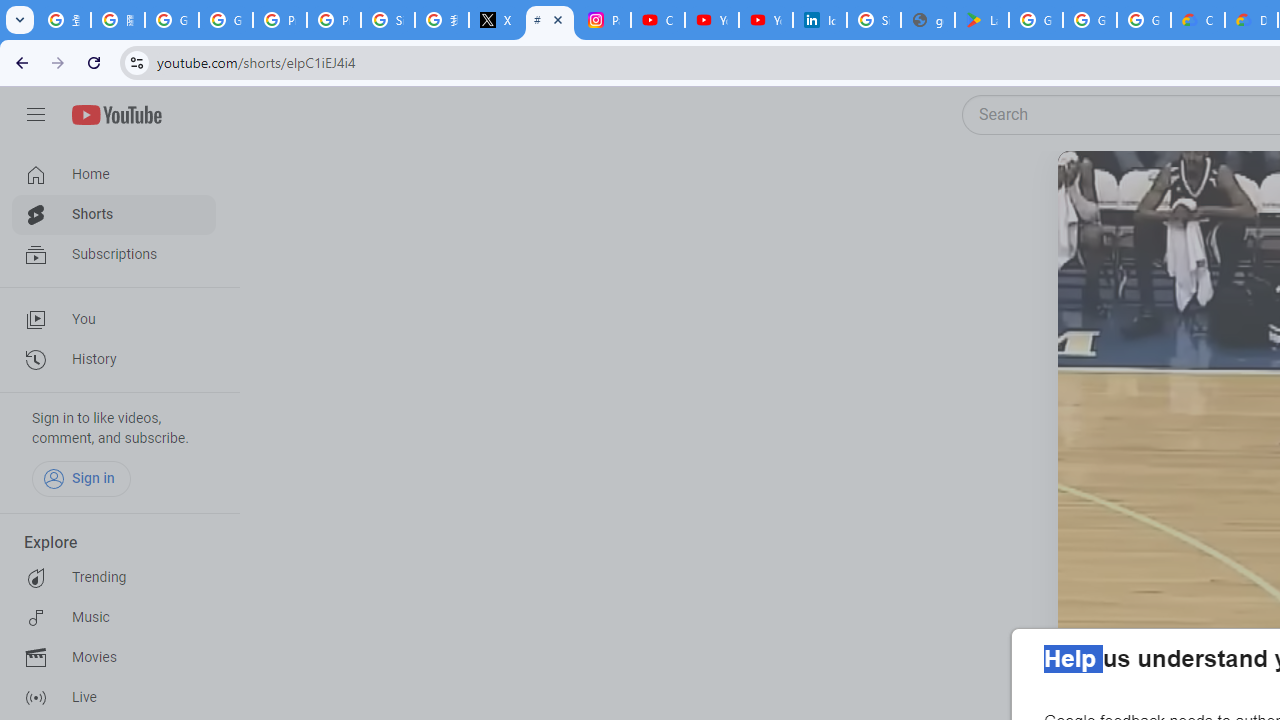  Describe the element at coordinates (874, 20) in the screenshot. I see `'Sign in - Google Accounts'` at that location.